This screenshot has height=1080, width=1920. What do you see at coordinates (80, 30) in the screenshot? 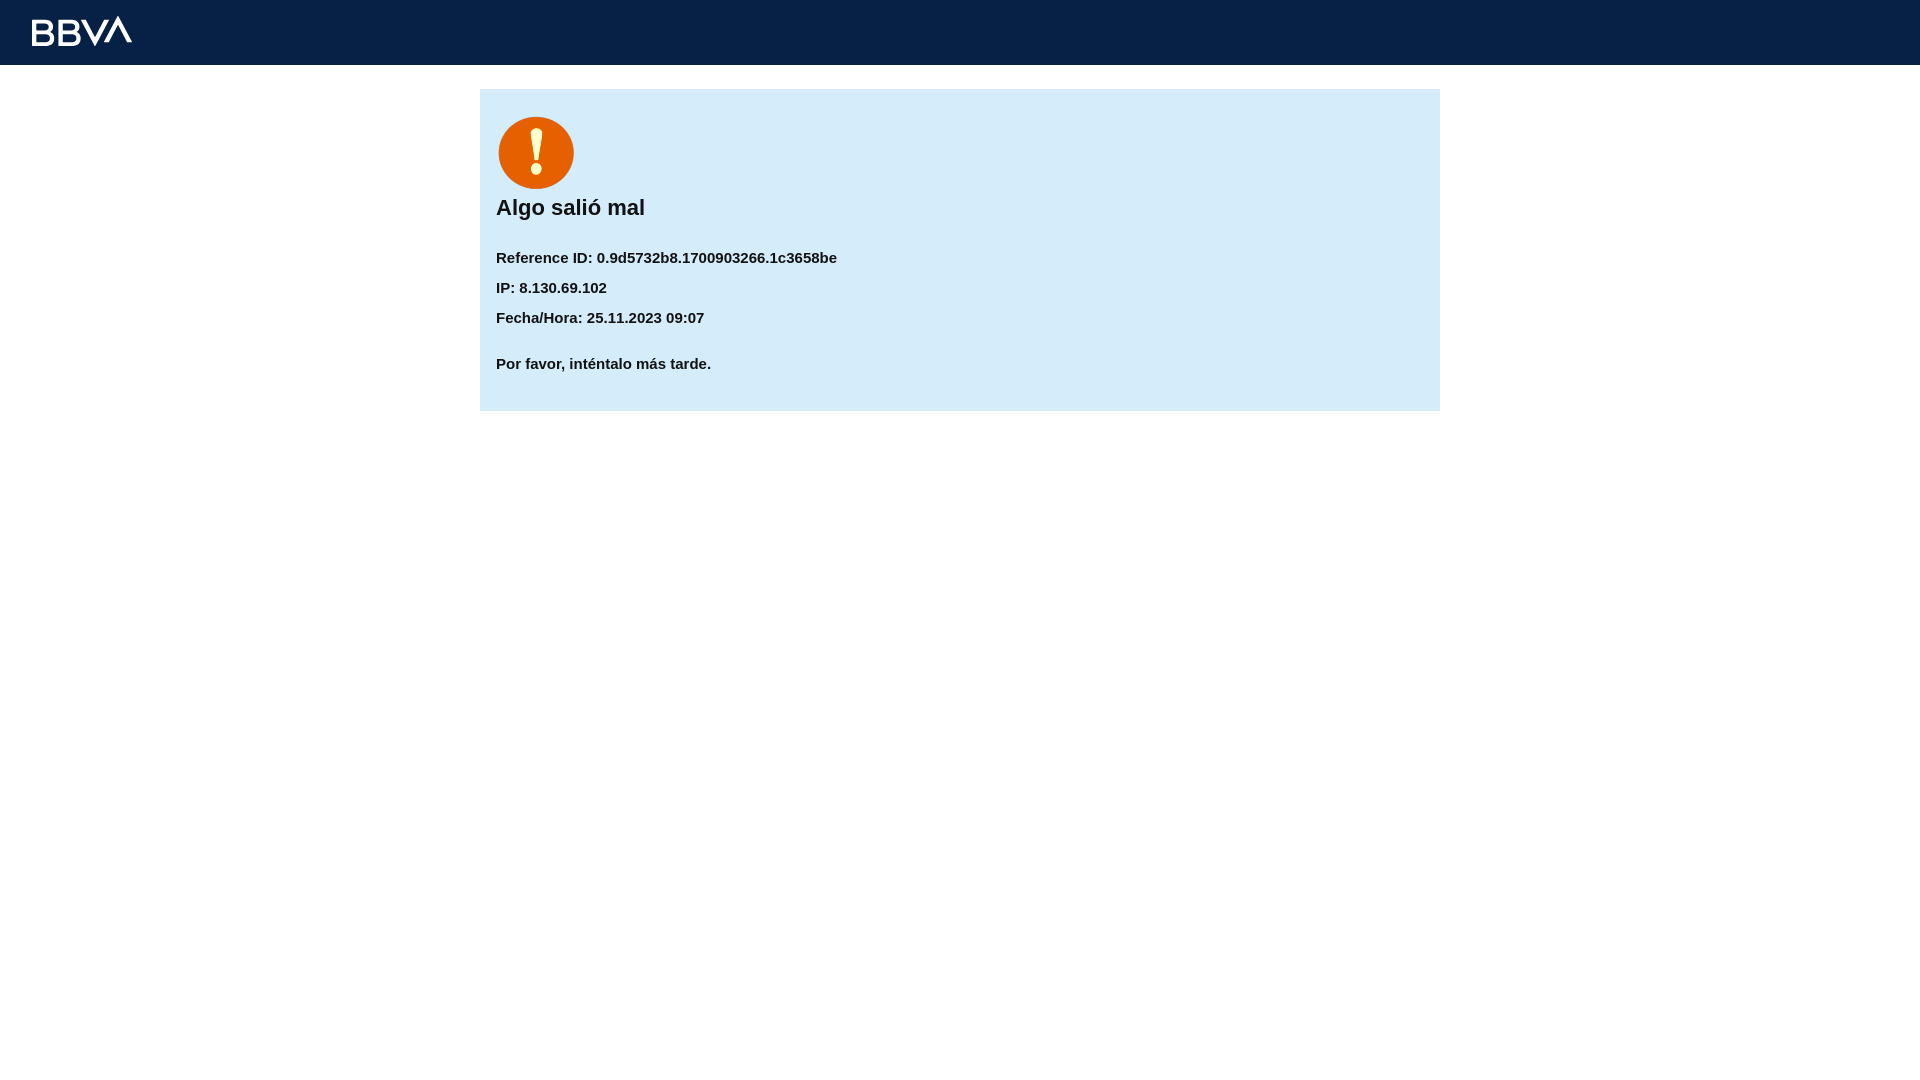
I see `'LOGO BBVA'` at bounding box center [80, 30].